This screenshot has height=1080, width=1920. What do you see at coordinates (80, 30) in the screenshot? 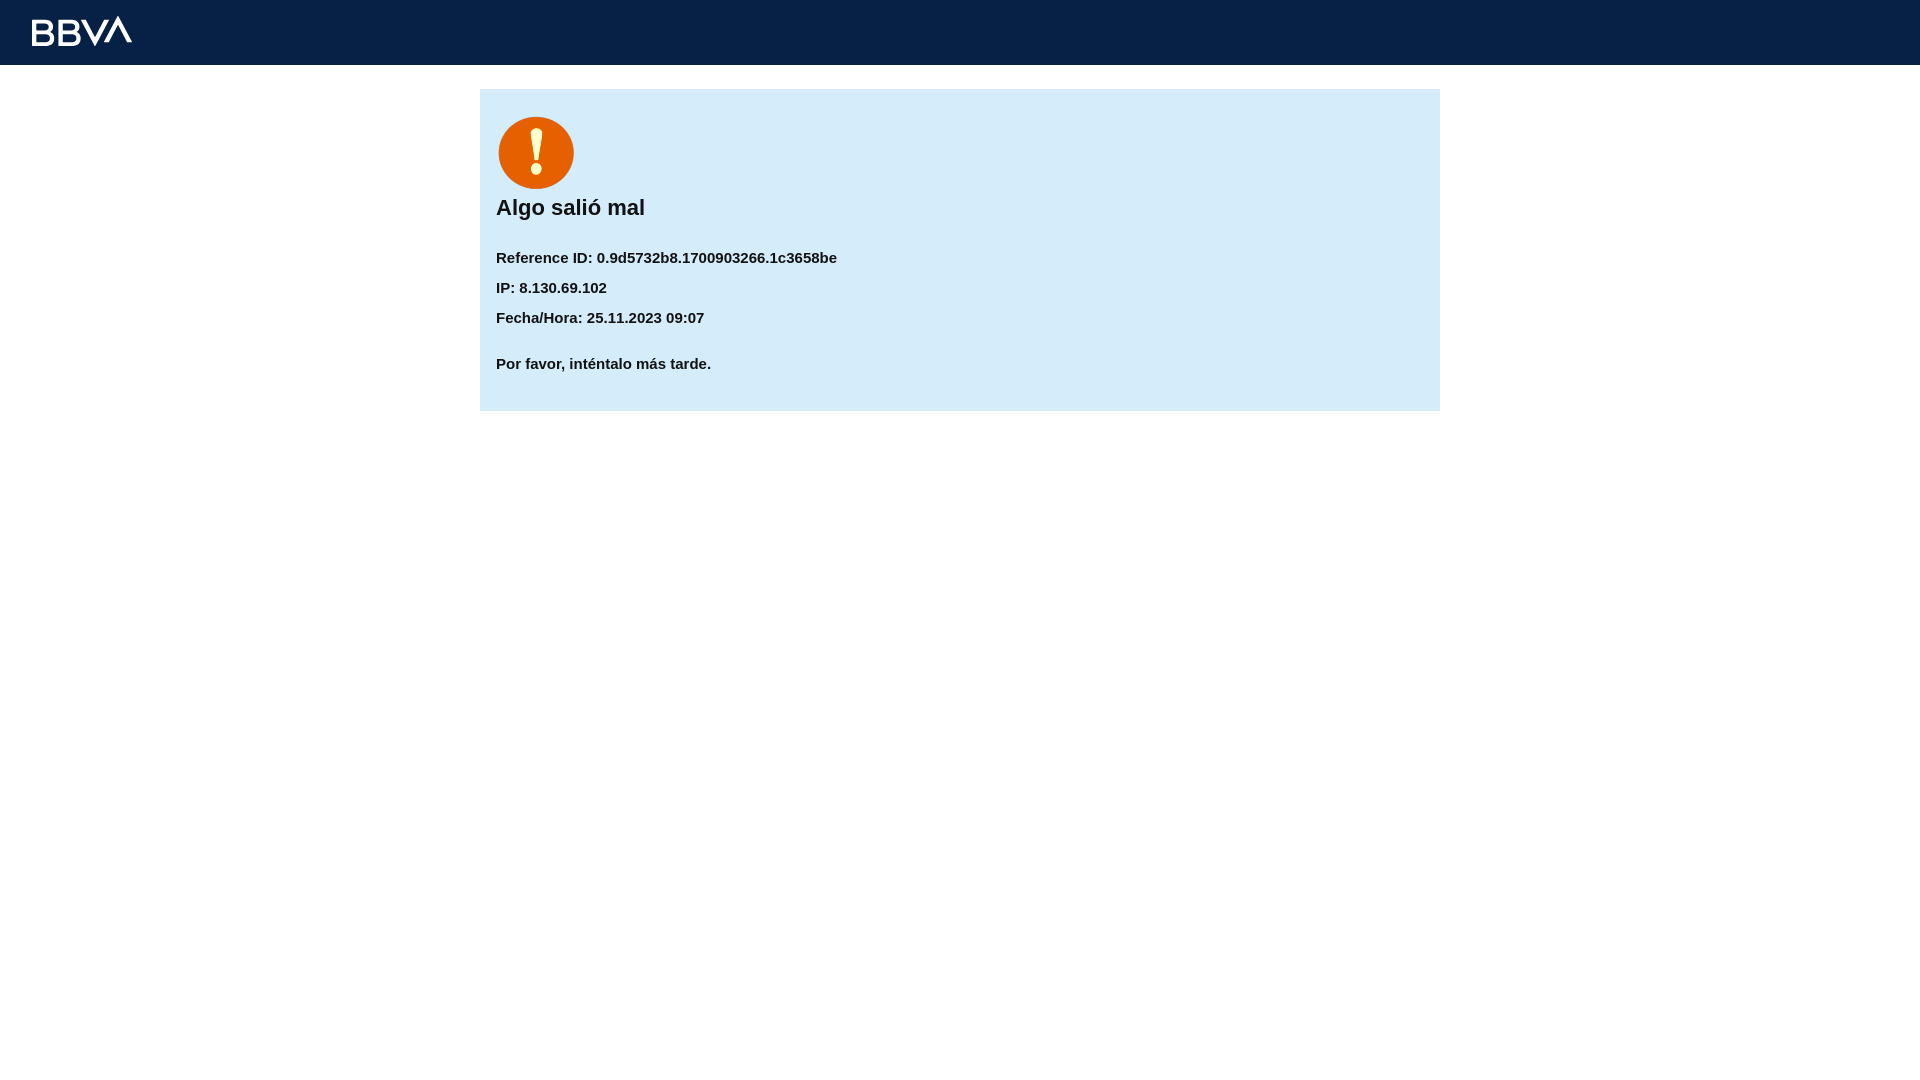
I see `'LOGO BBVA'` at bounding box center [80, 30].